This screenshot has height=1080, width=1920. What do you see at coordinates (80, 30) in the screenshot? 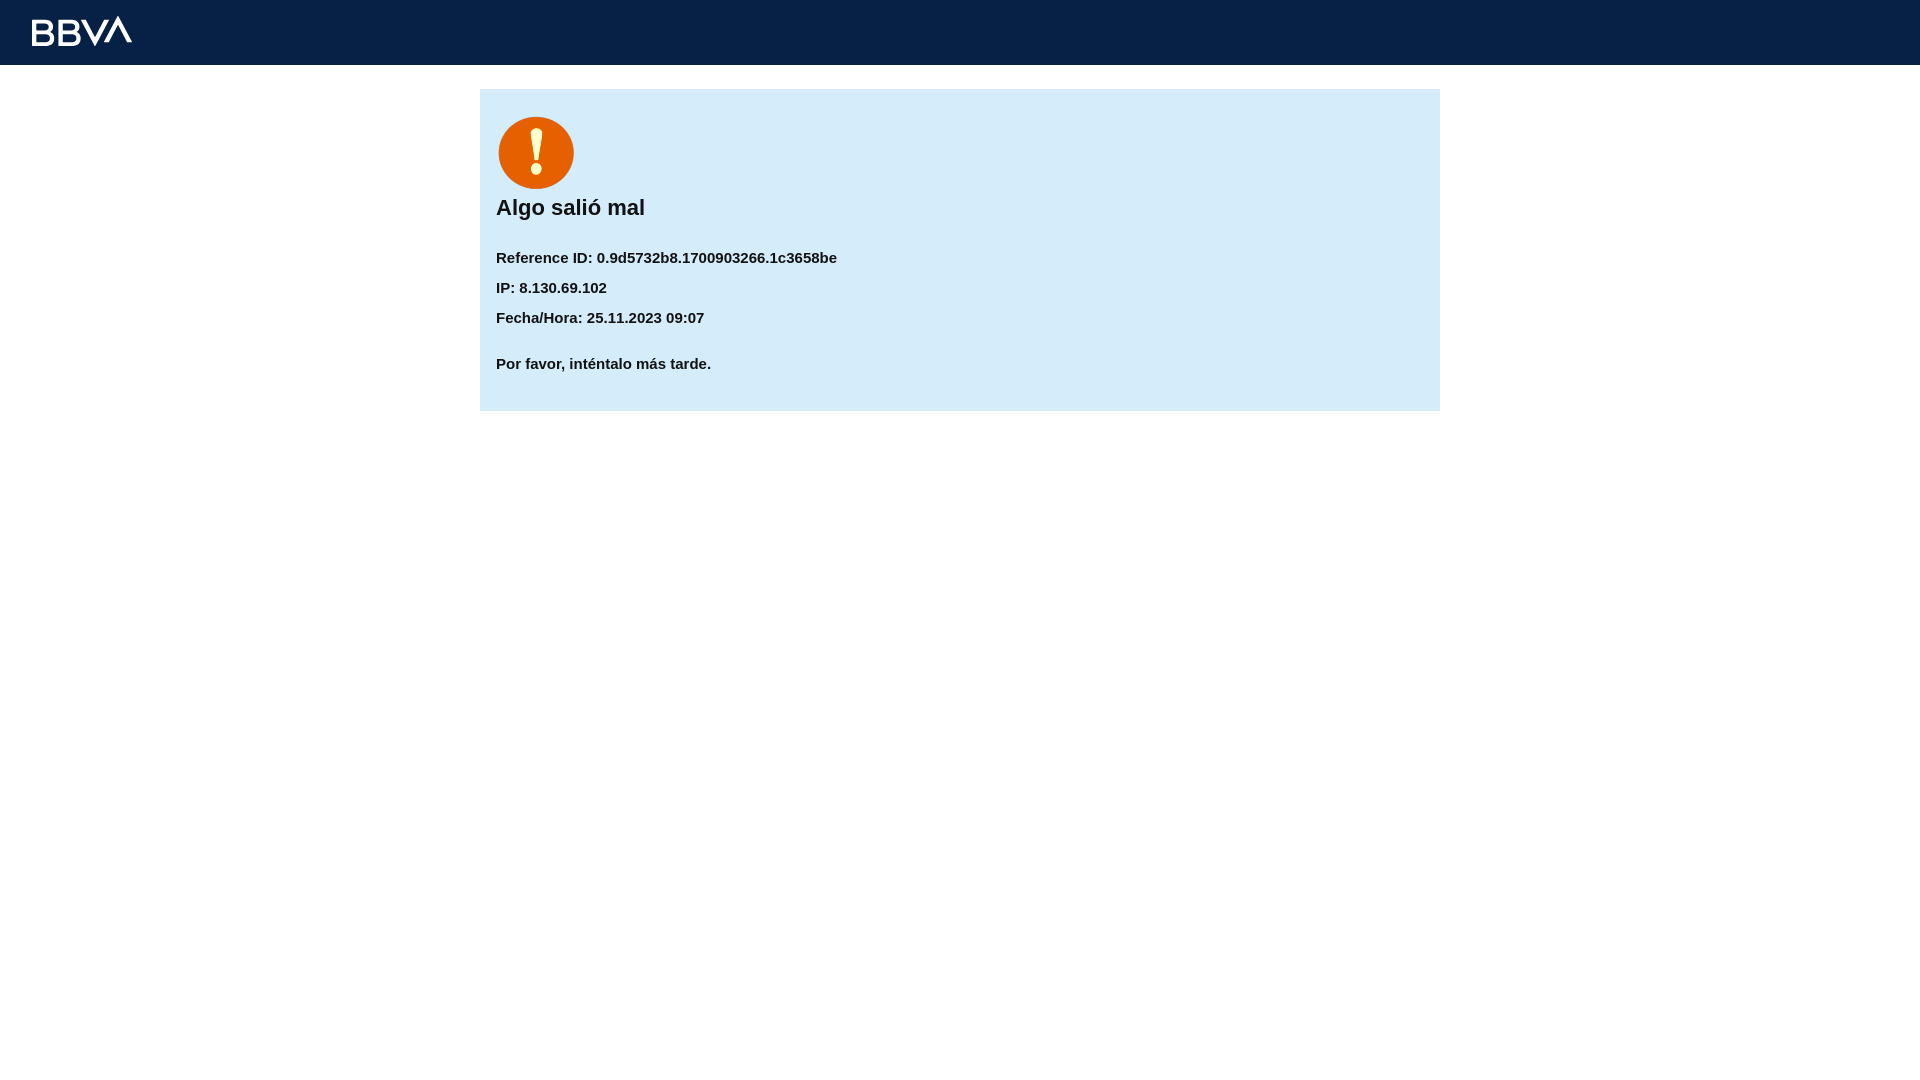
I see `'LOGO BBVA'` at bounding box center [80, 30].